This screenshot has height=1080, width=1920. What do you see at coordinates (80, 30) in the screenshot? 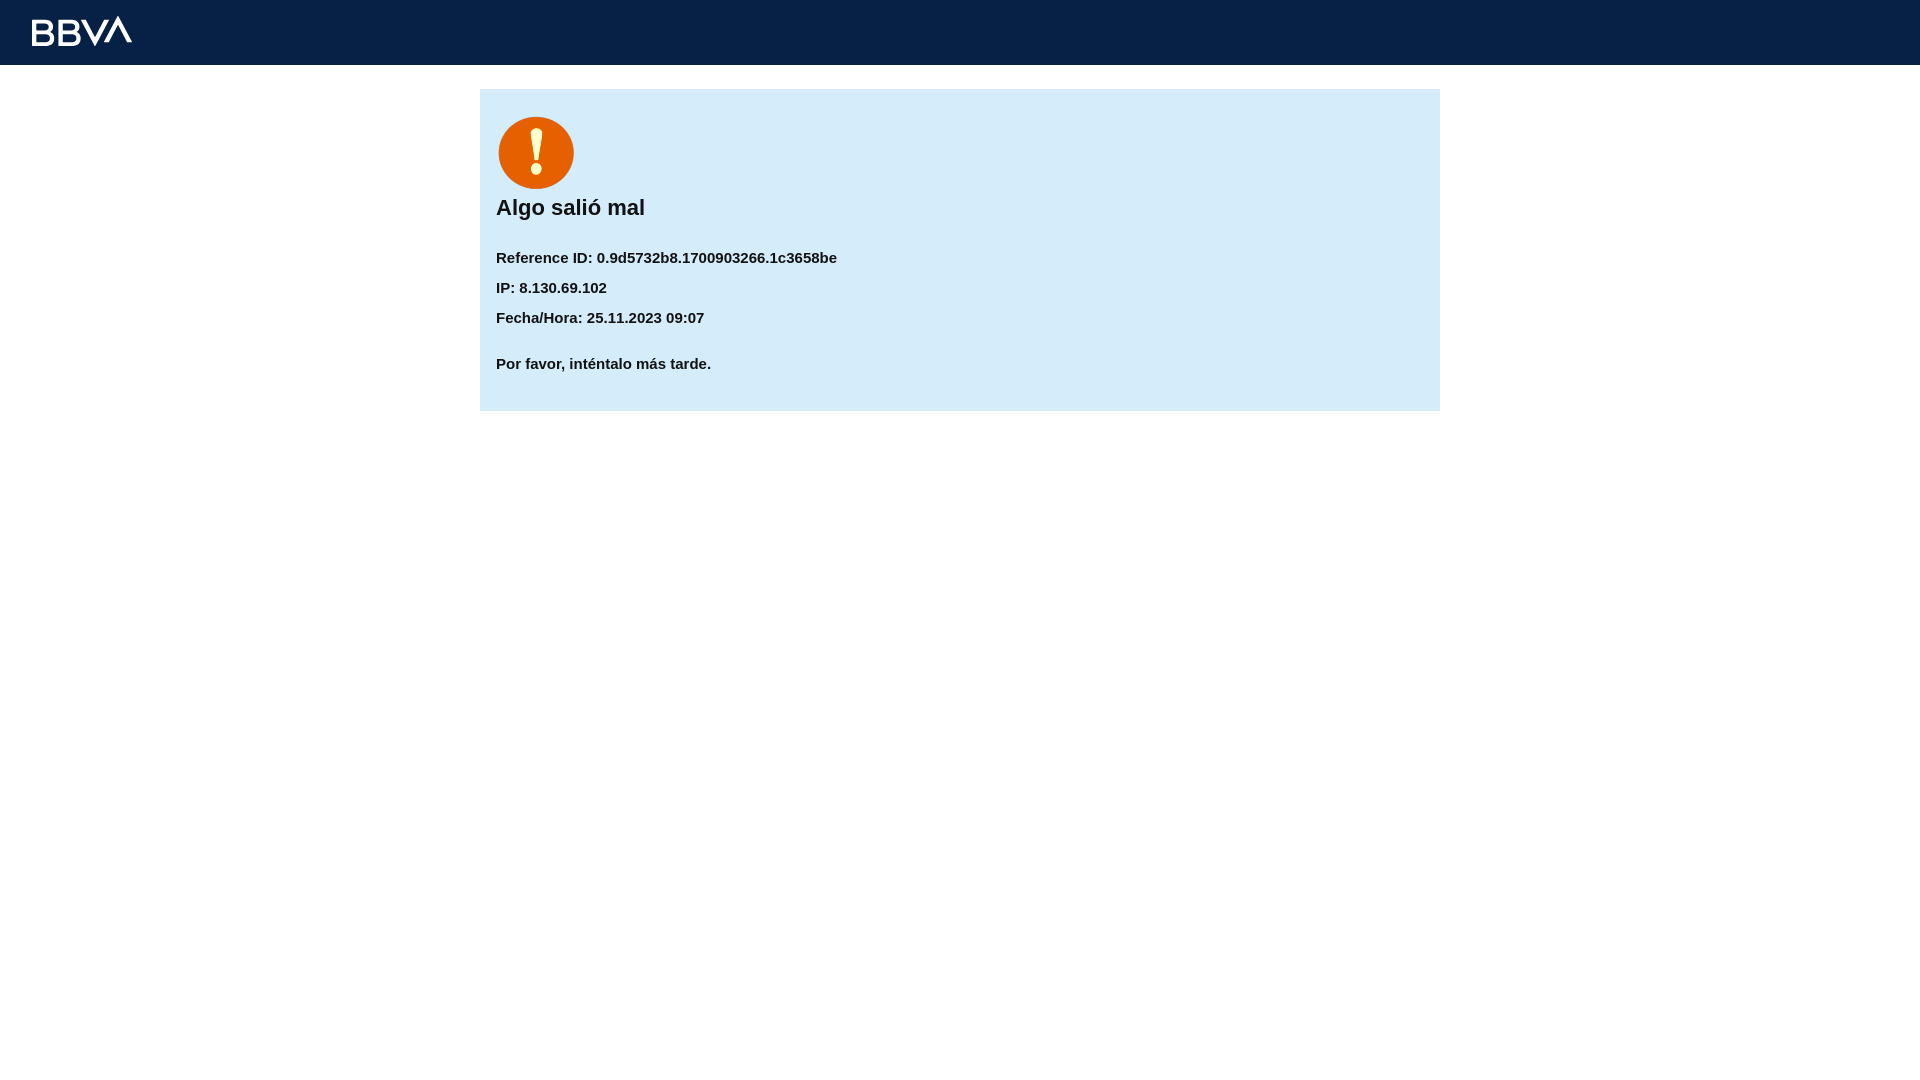
I see `'LOGO BBVA'` at bounding box center [80, 30].